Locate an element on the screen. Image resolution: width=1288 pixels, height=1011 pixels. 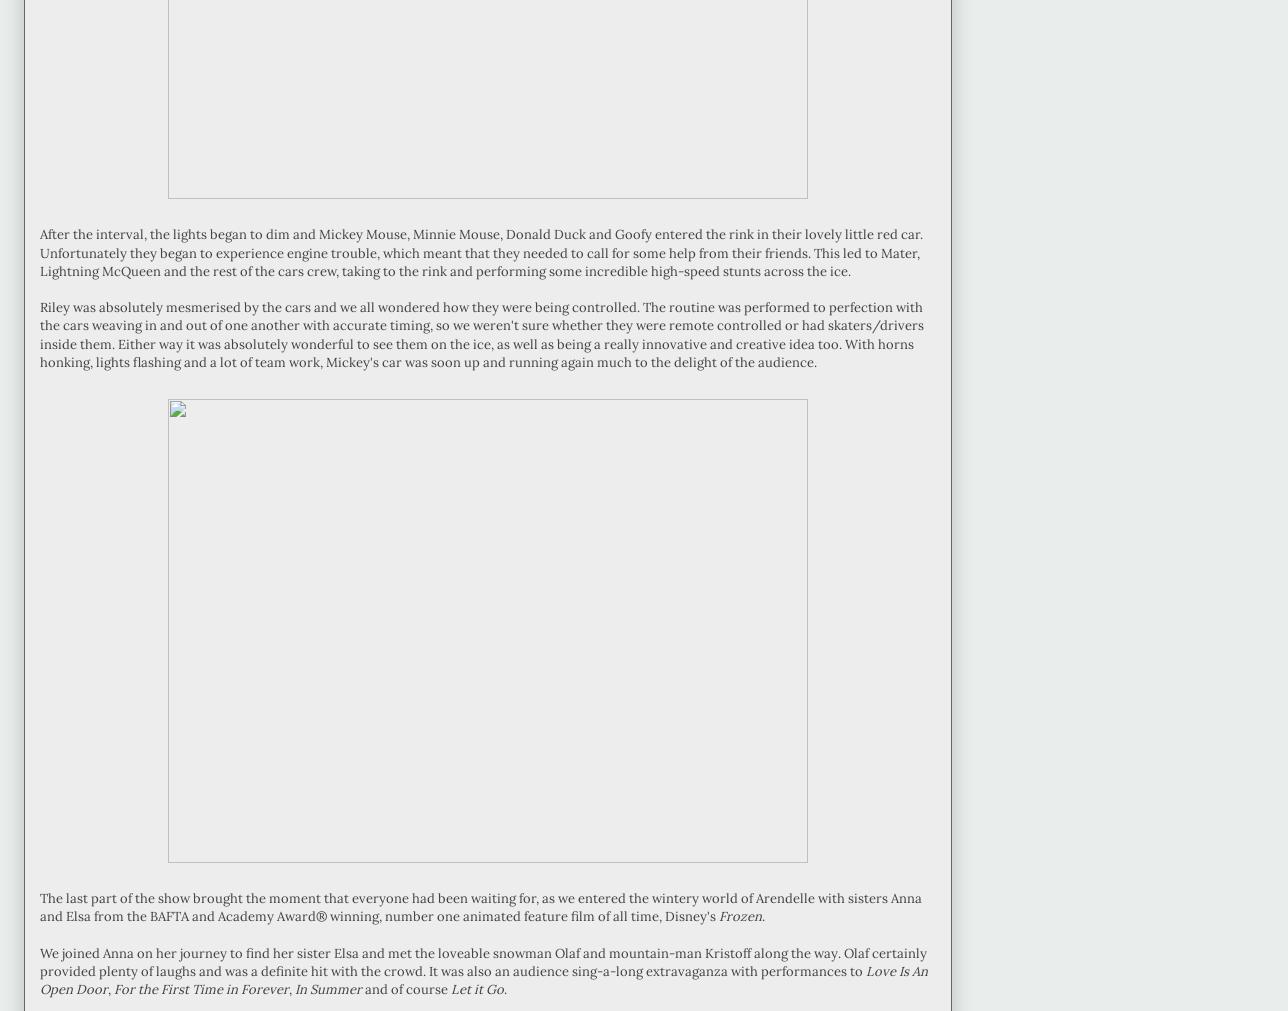
'We joined Anna on her journey to find her sister Elsa and met the loveable snowman Olaf and mountain-man Kristoff along the way. Olaf certainly provided plenty of laughs and was a definite hit with the crowd. It was also an audience sing-a-long extravaganza with performances to' is located at coordinates (483, 961).